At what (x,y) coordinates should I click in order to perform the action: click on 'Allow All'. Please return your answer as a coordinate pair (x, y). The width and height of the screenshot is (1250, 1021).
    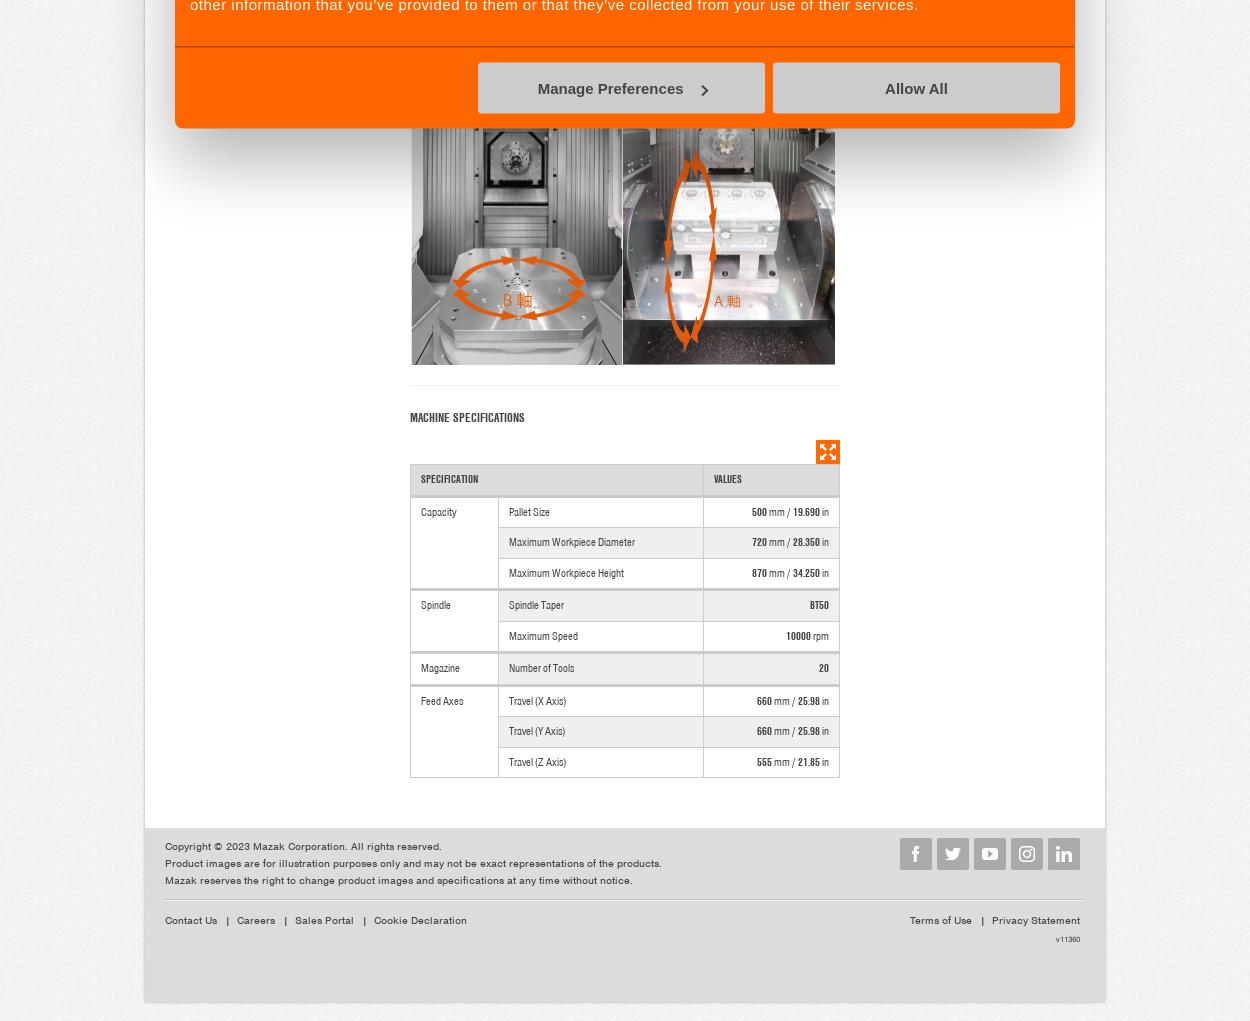
    Looking at the image, I should click on (916, 86).